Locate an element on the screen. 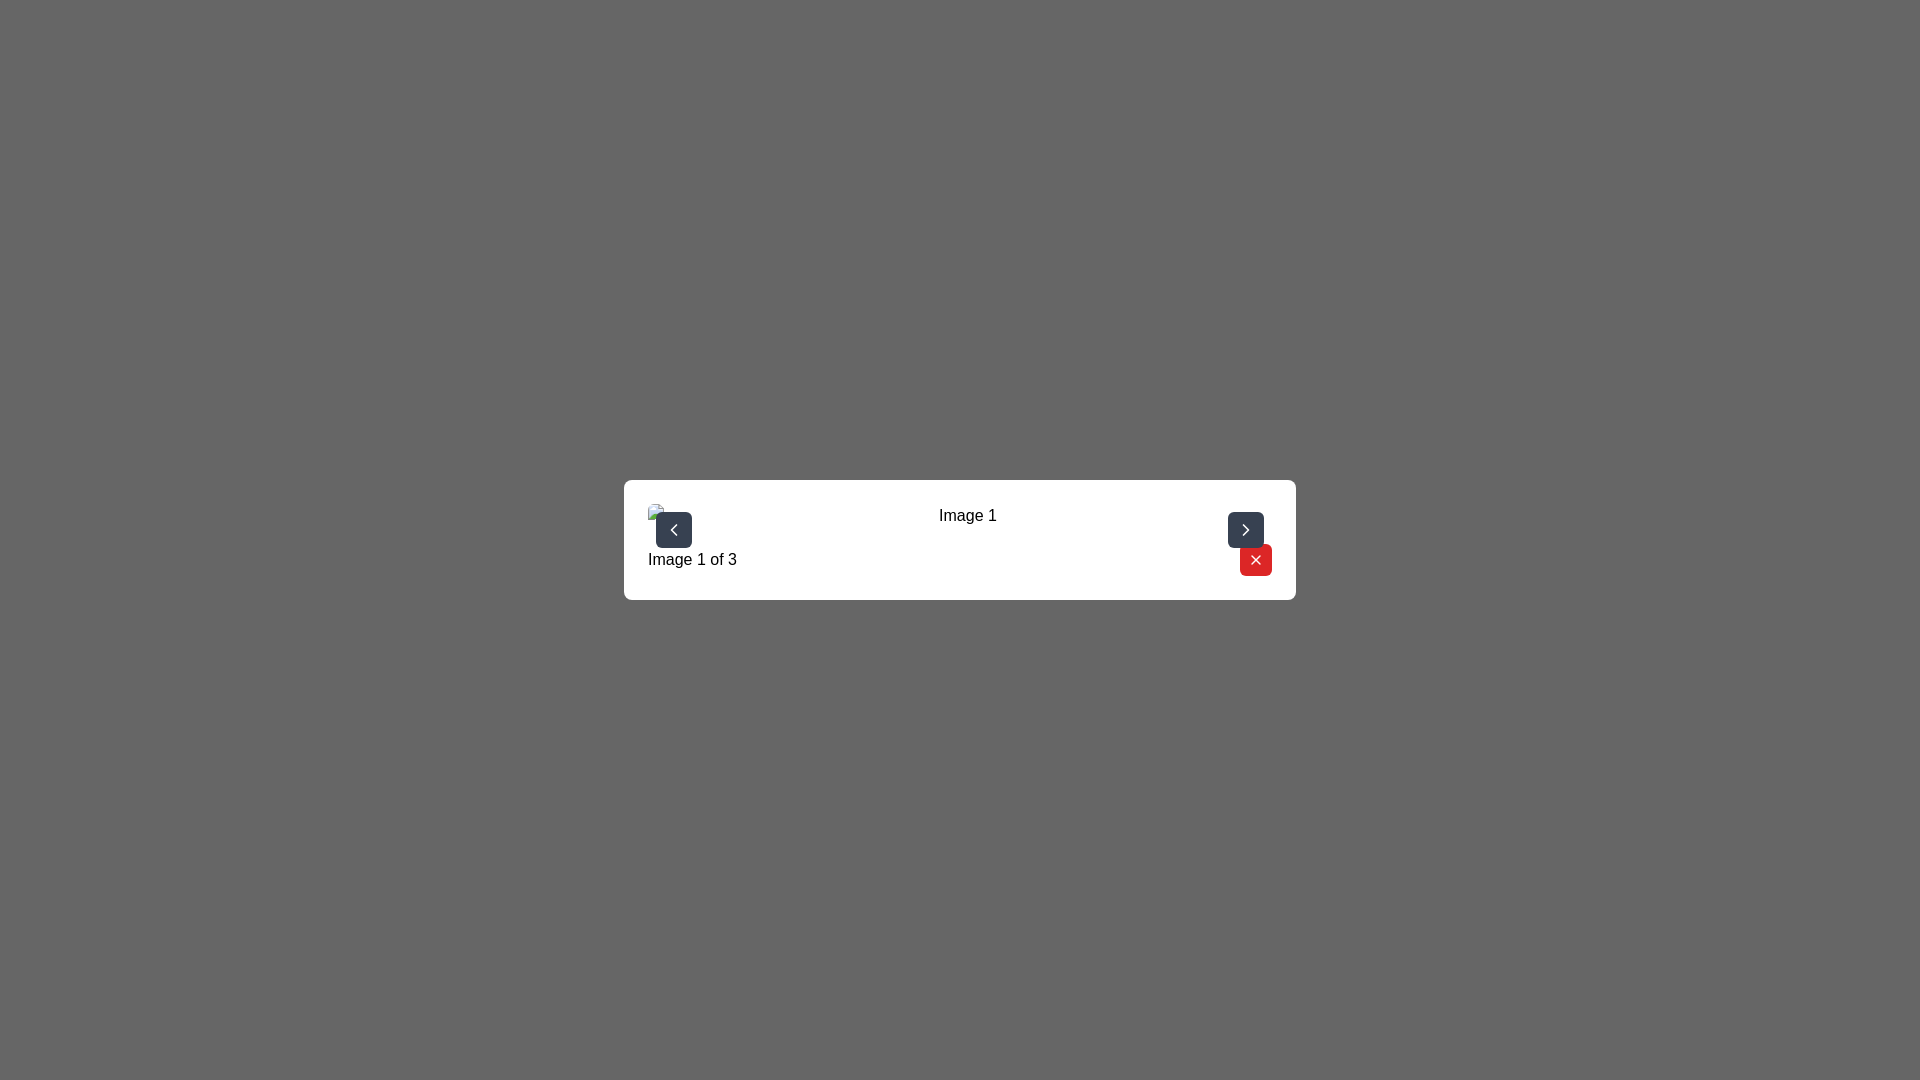  the left-pointing chevron icon button located near the left edge of the navigation bar is located at coordinates (673, 528).